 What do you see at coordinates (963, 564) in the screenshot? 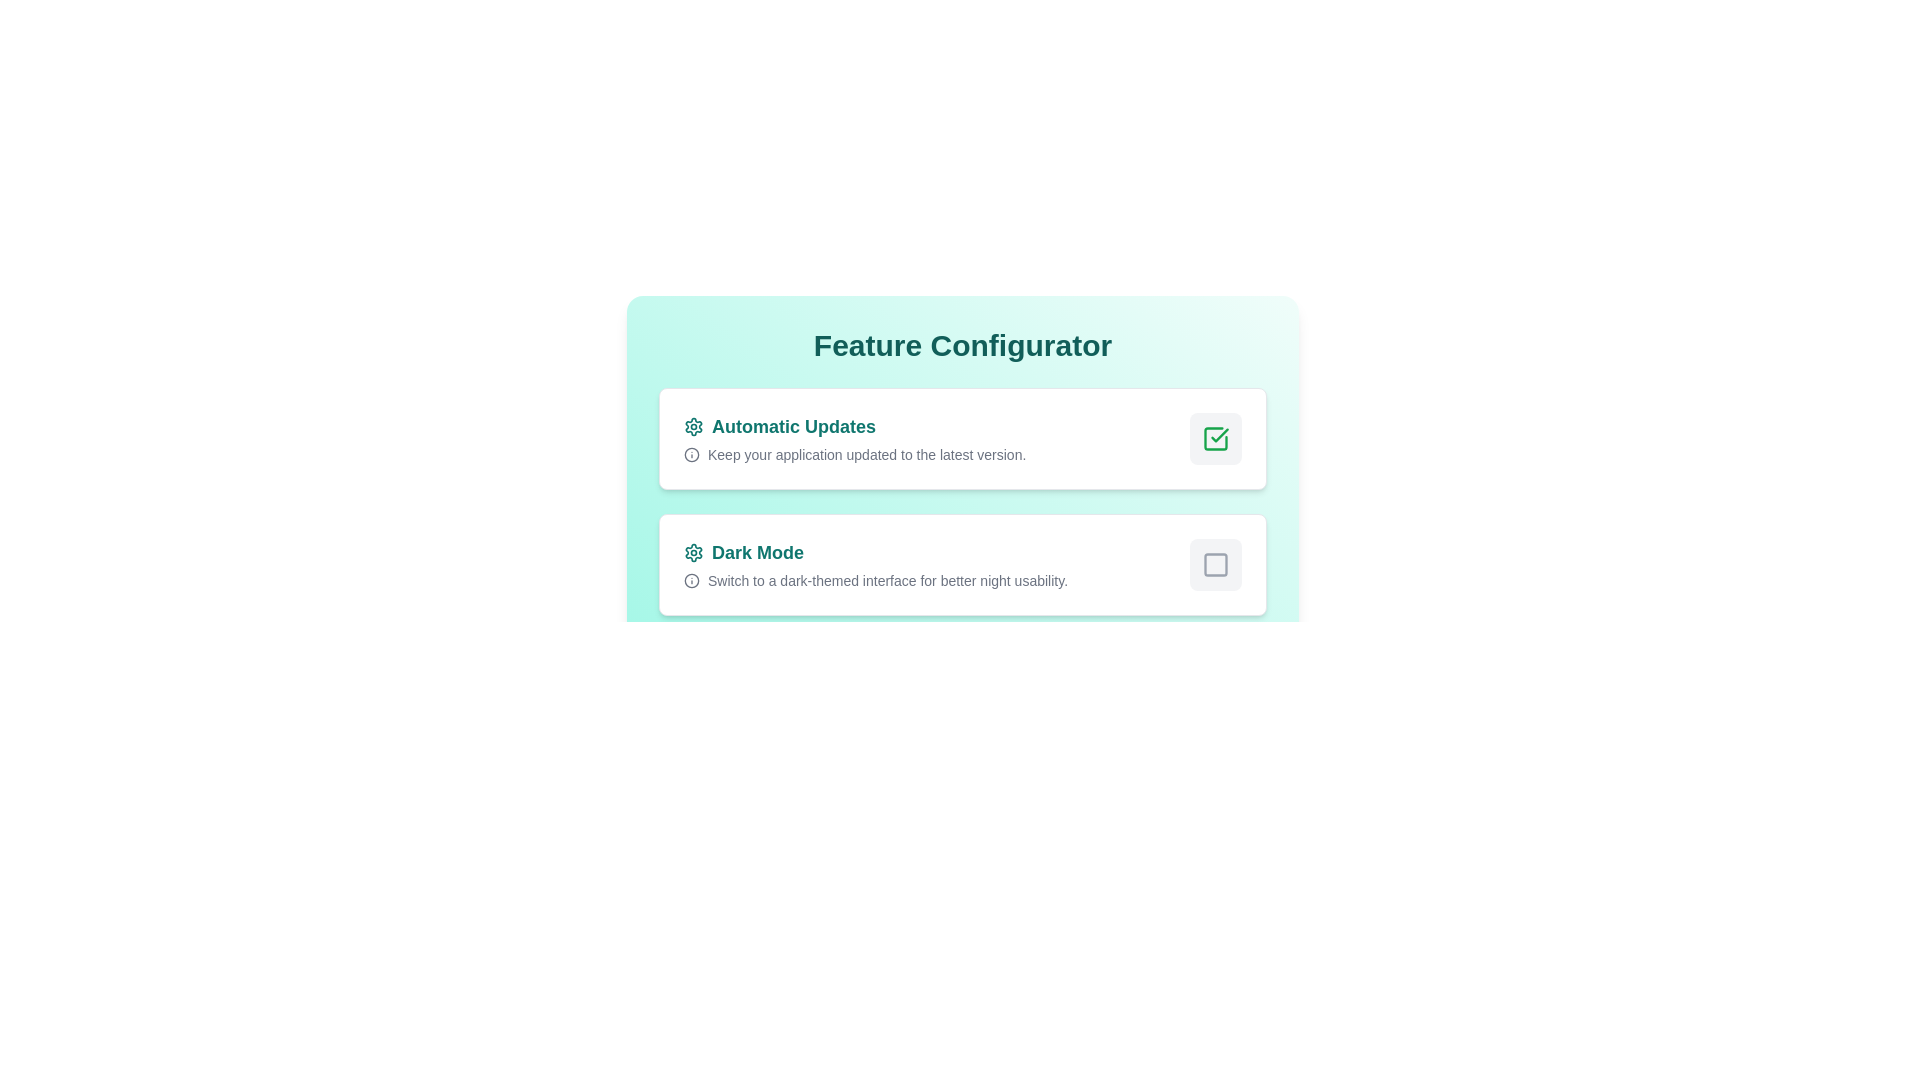
I see `the 'Dark Mode' toggle option with the checkbox for additional information` at bounding box center [963, 564].